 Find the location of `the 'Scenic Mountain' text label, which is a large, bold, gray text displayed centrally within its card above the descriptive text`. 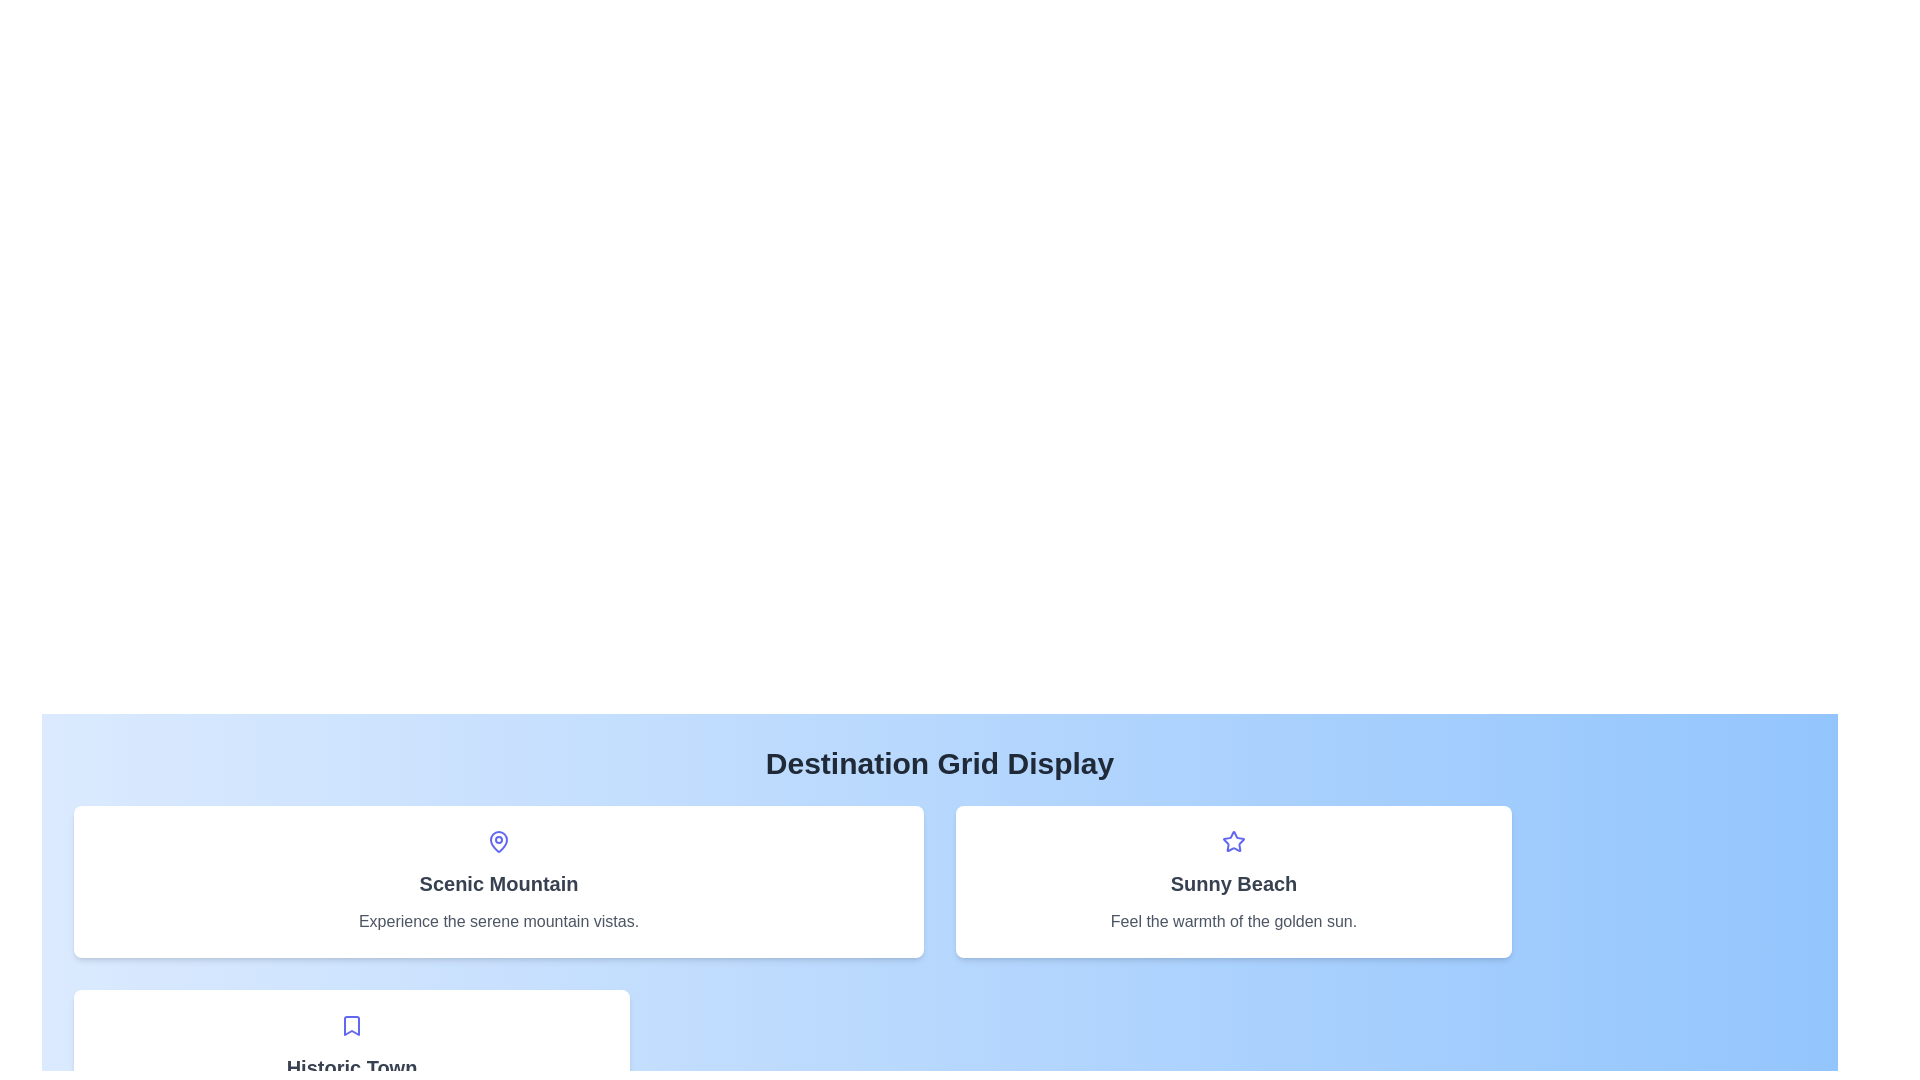

the 'Scenic Mountain' text label, which is a large, bold, gray text displayed centrally within its card above the descriptive text is located at coordinates (499, 882).